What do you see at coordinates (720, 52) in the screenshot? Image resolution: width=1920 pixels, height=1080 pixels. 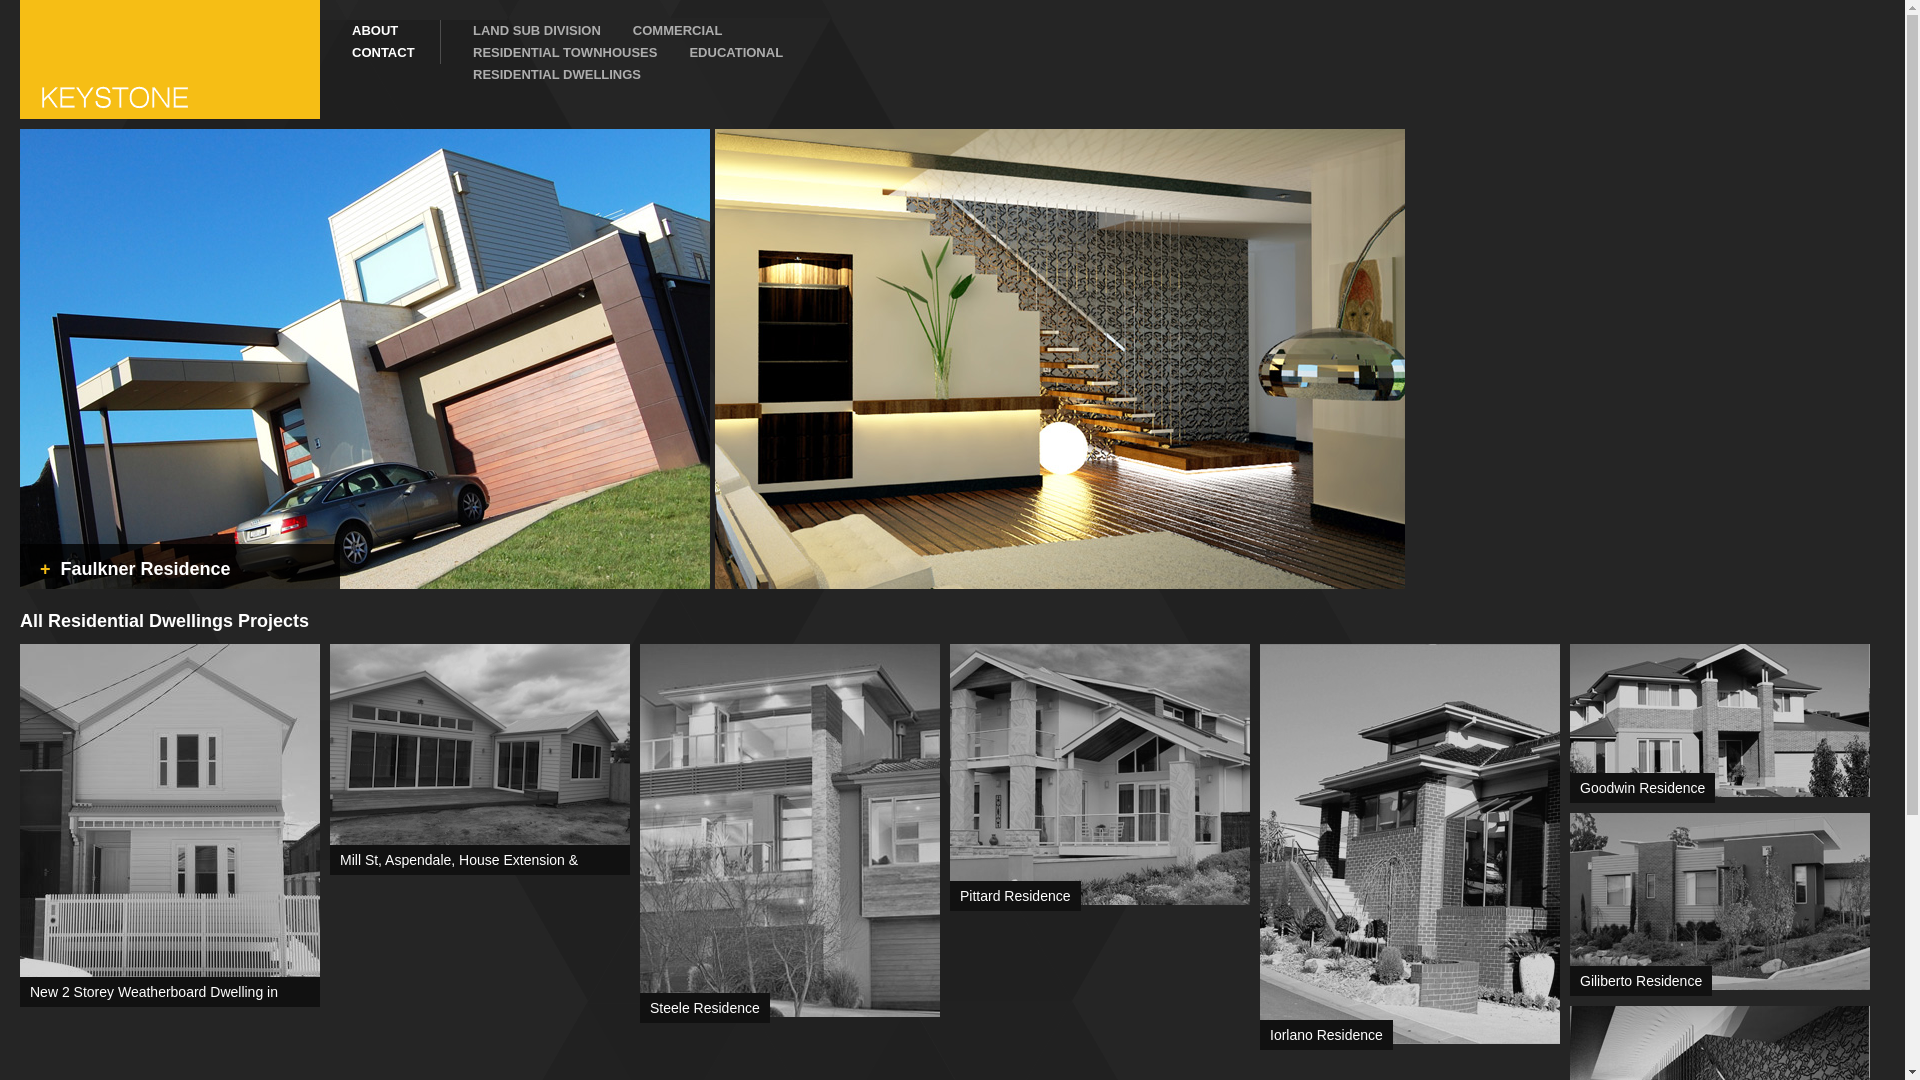 I see `'EDUCATIONAL'` at bounding box center [720, 52].